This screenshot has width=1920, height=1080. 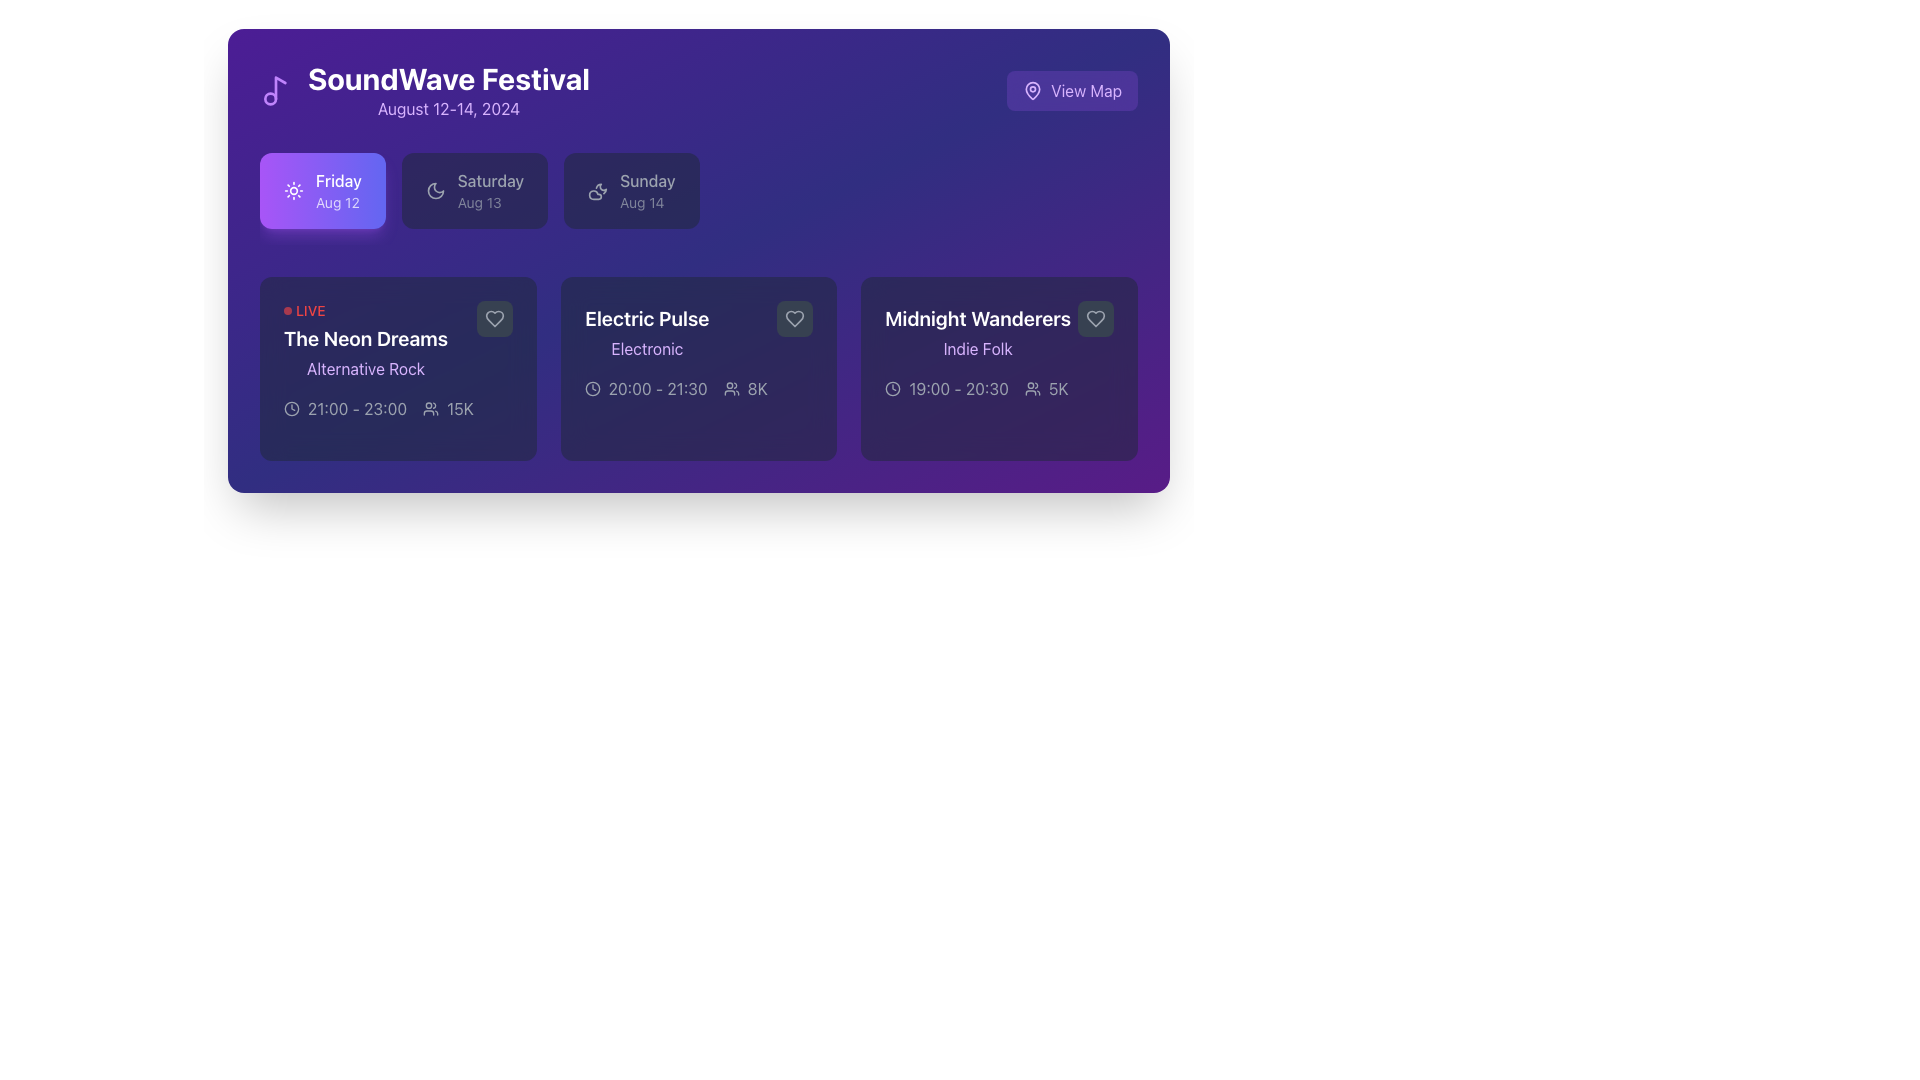 What do you see at coordinates (744, 389) in the screenshot?
I see `the informational component displaying '8K' and an icon of a group of people, located at the bottom right of the 'Electric Pulse' event card` at bounding box center [744, 389].